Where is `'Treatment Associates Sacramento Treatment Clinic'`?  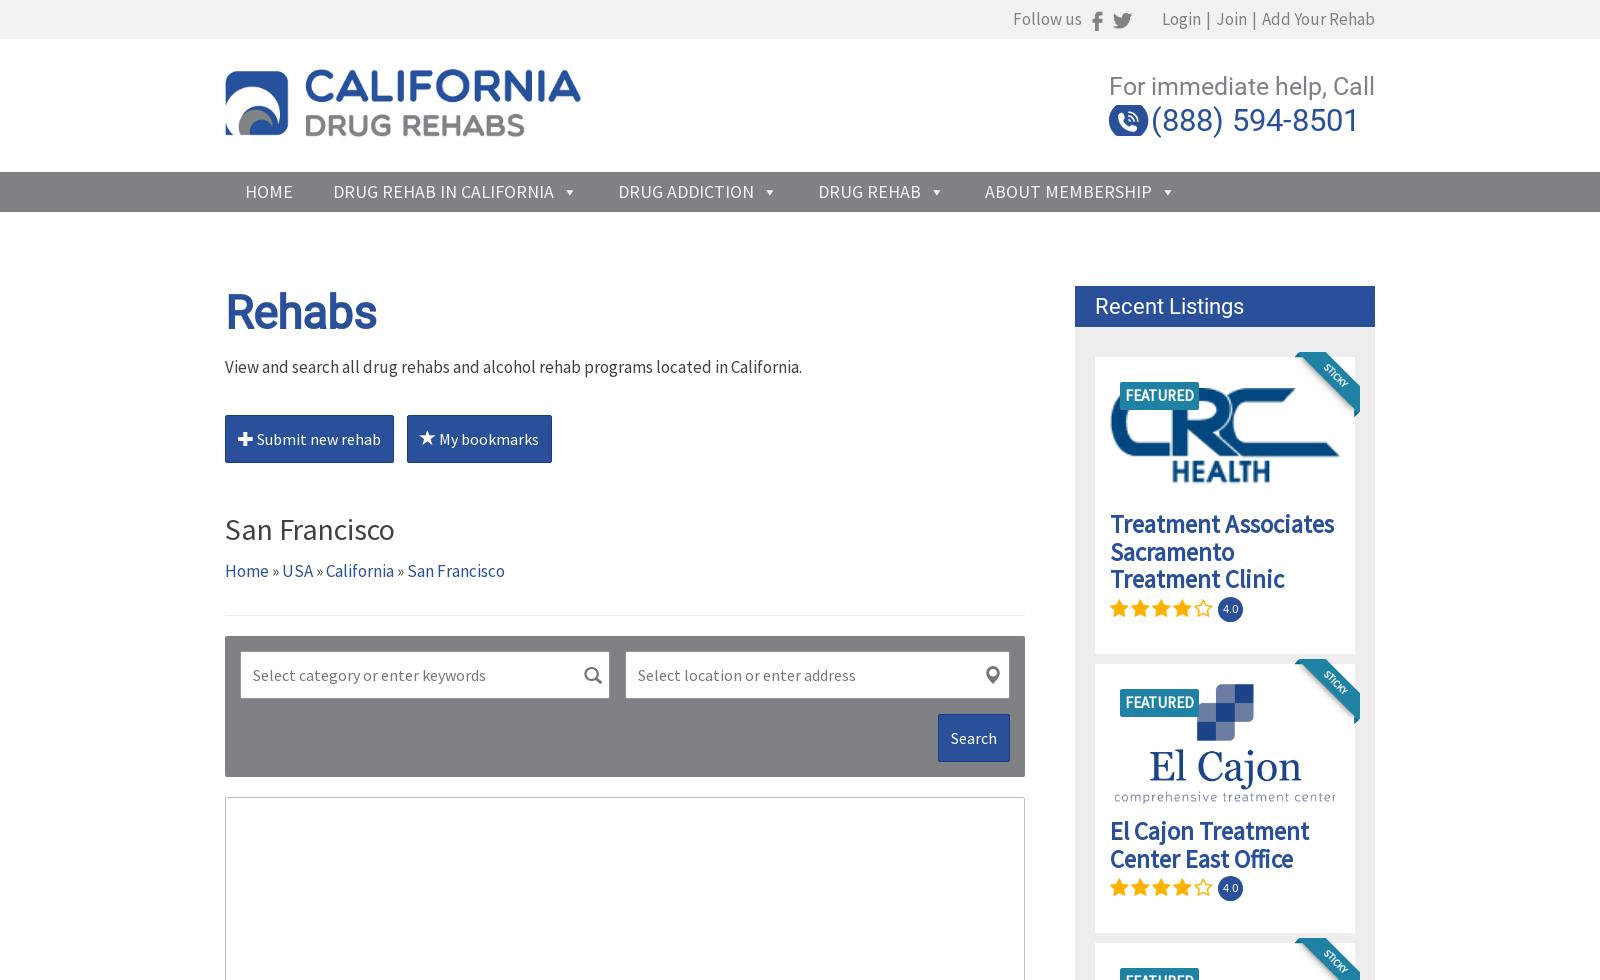 'Treatment Associates Sacramento Treatment Clinic' is located at coordinates (1220, 551).